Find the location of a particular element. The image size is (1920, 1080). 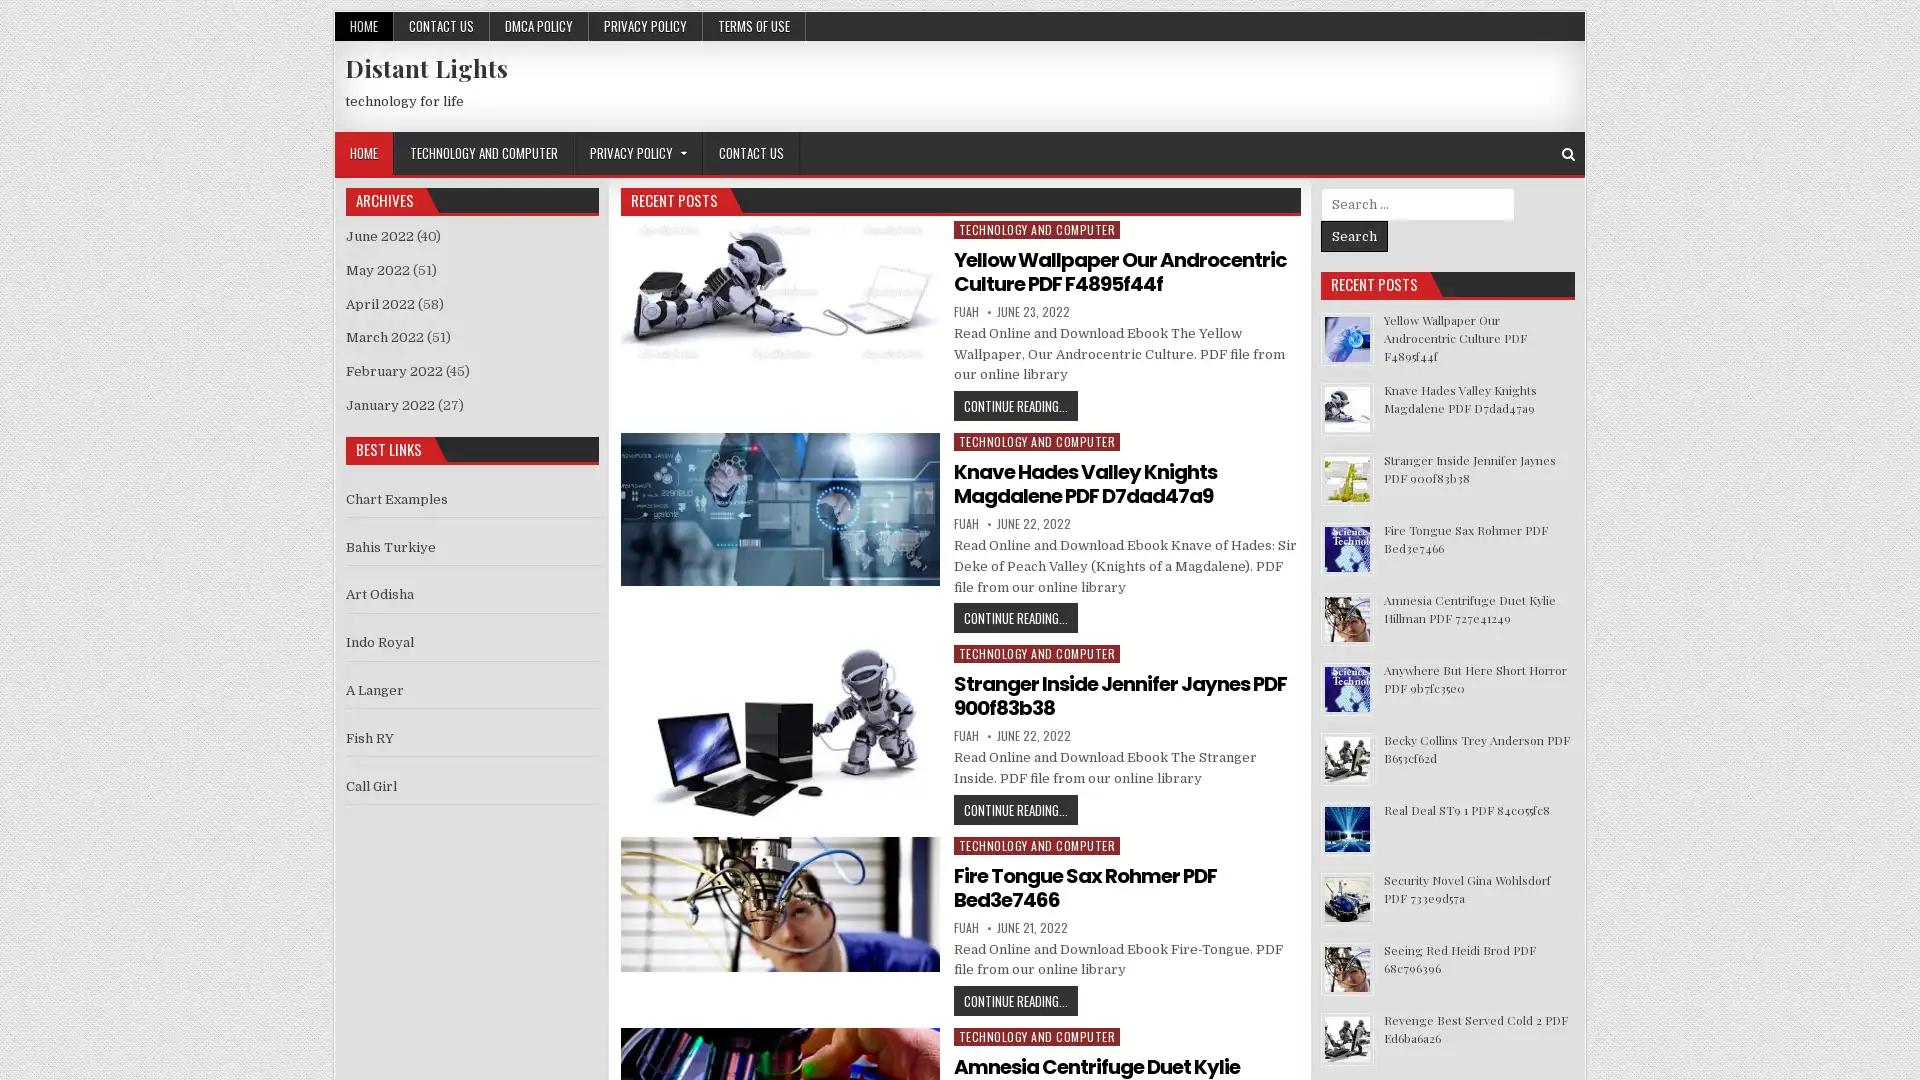

Search is located at coordinates (1354, 235).